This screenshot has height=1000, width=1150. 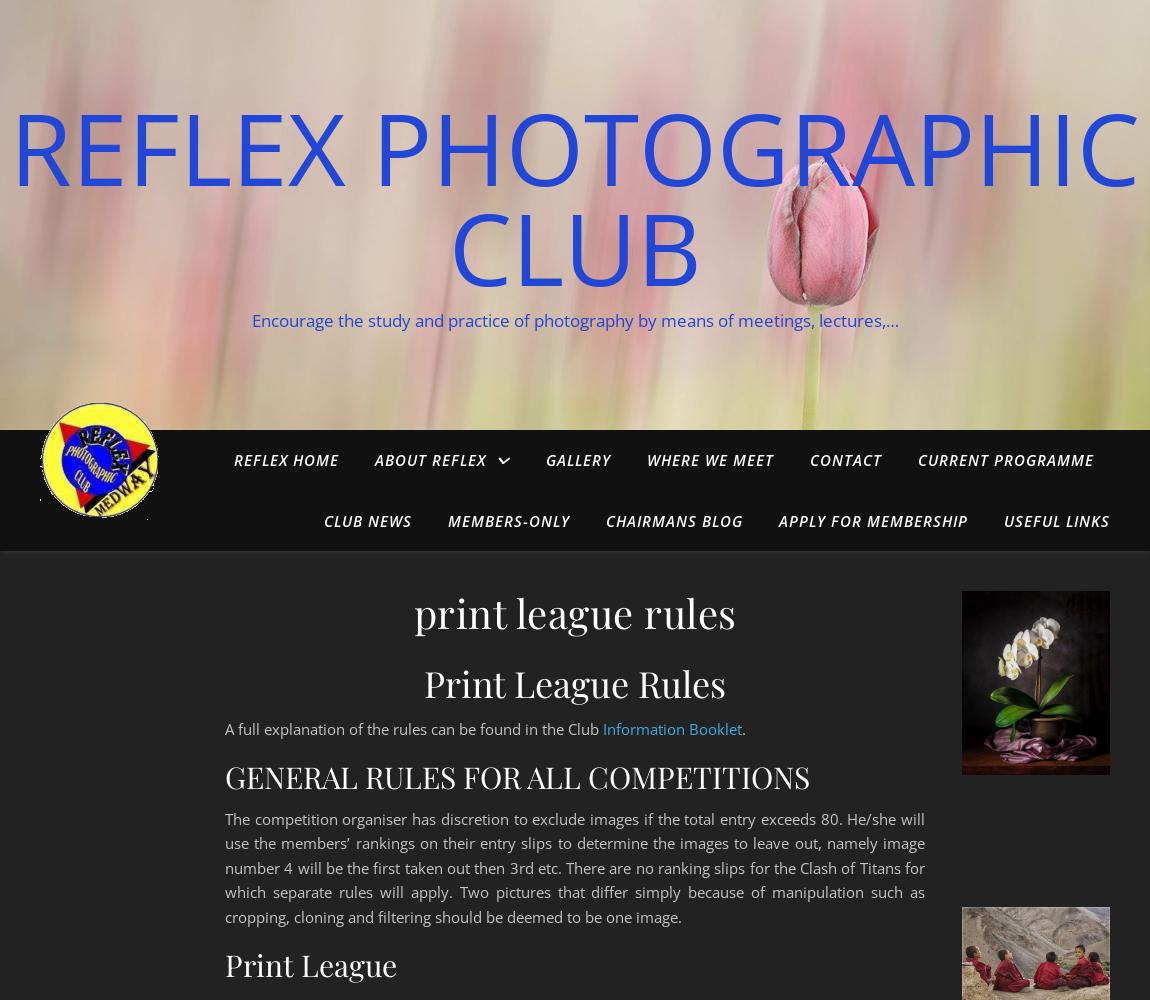 What do you see at coordinates (233, 459) in the screenshot?
I see `'Reflex Home'` at bounding box center [233, 459].